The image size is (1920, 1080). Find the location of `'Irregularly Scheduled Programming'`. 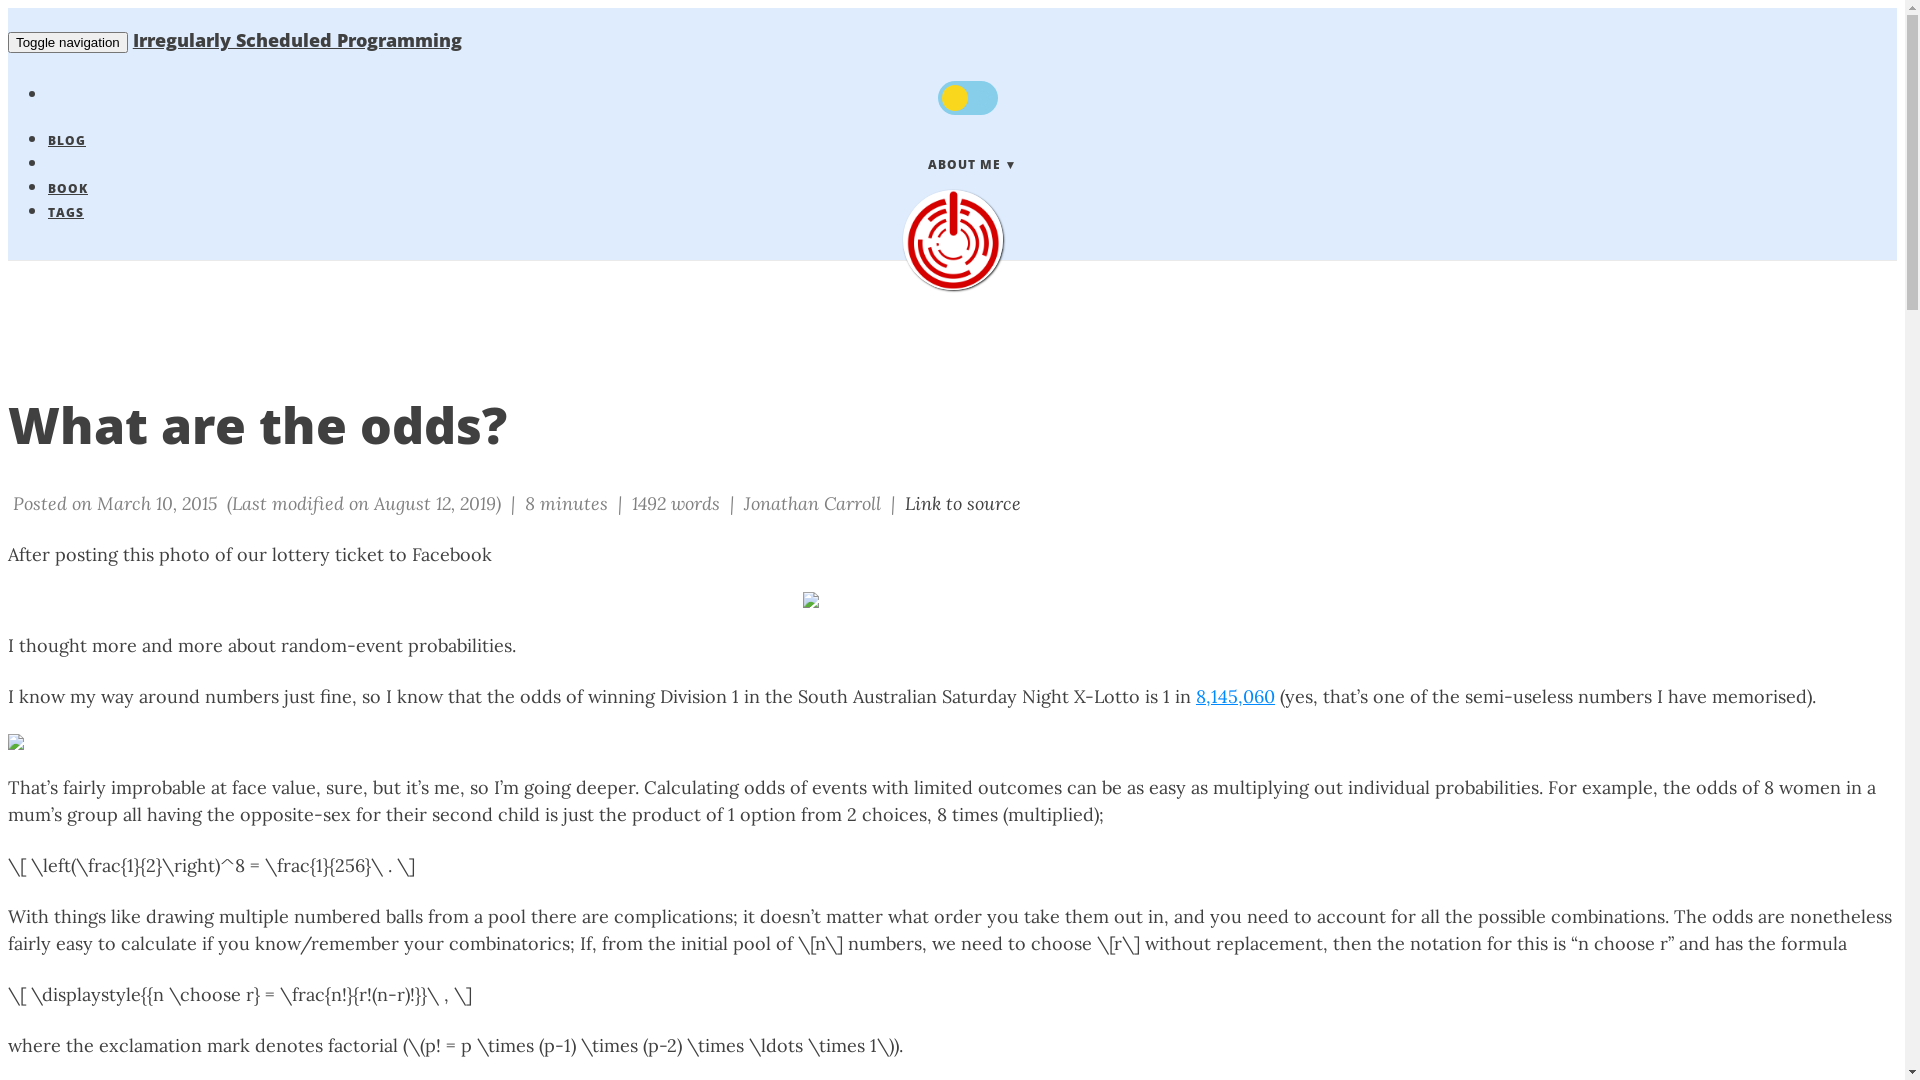

'Irregularly Scheduled Programming' is located at coordinates (901, 238).